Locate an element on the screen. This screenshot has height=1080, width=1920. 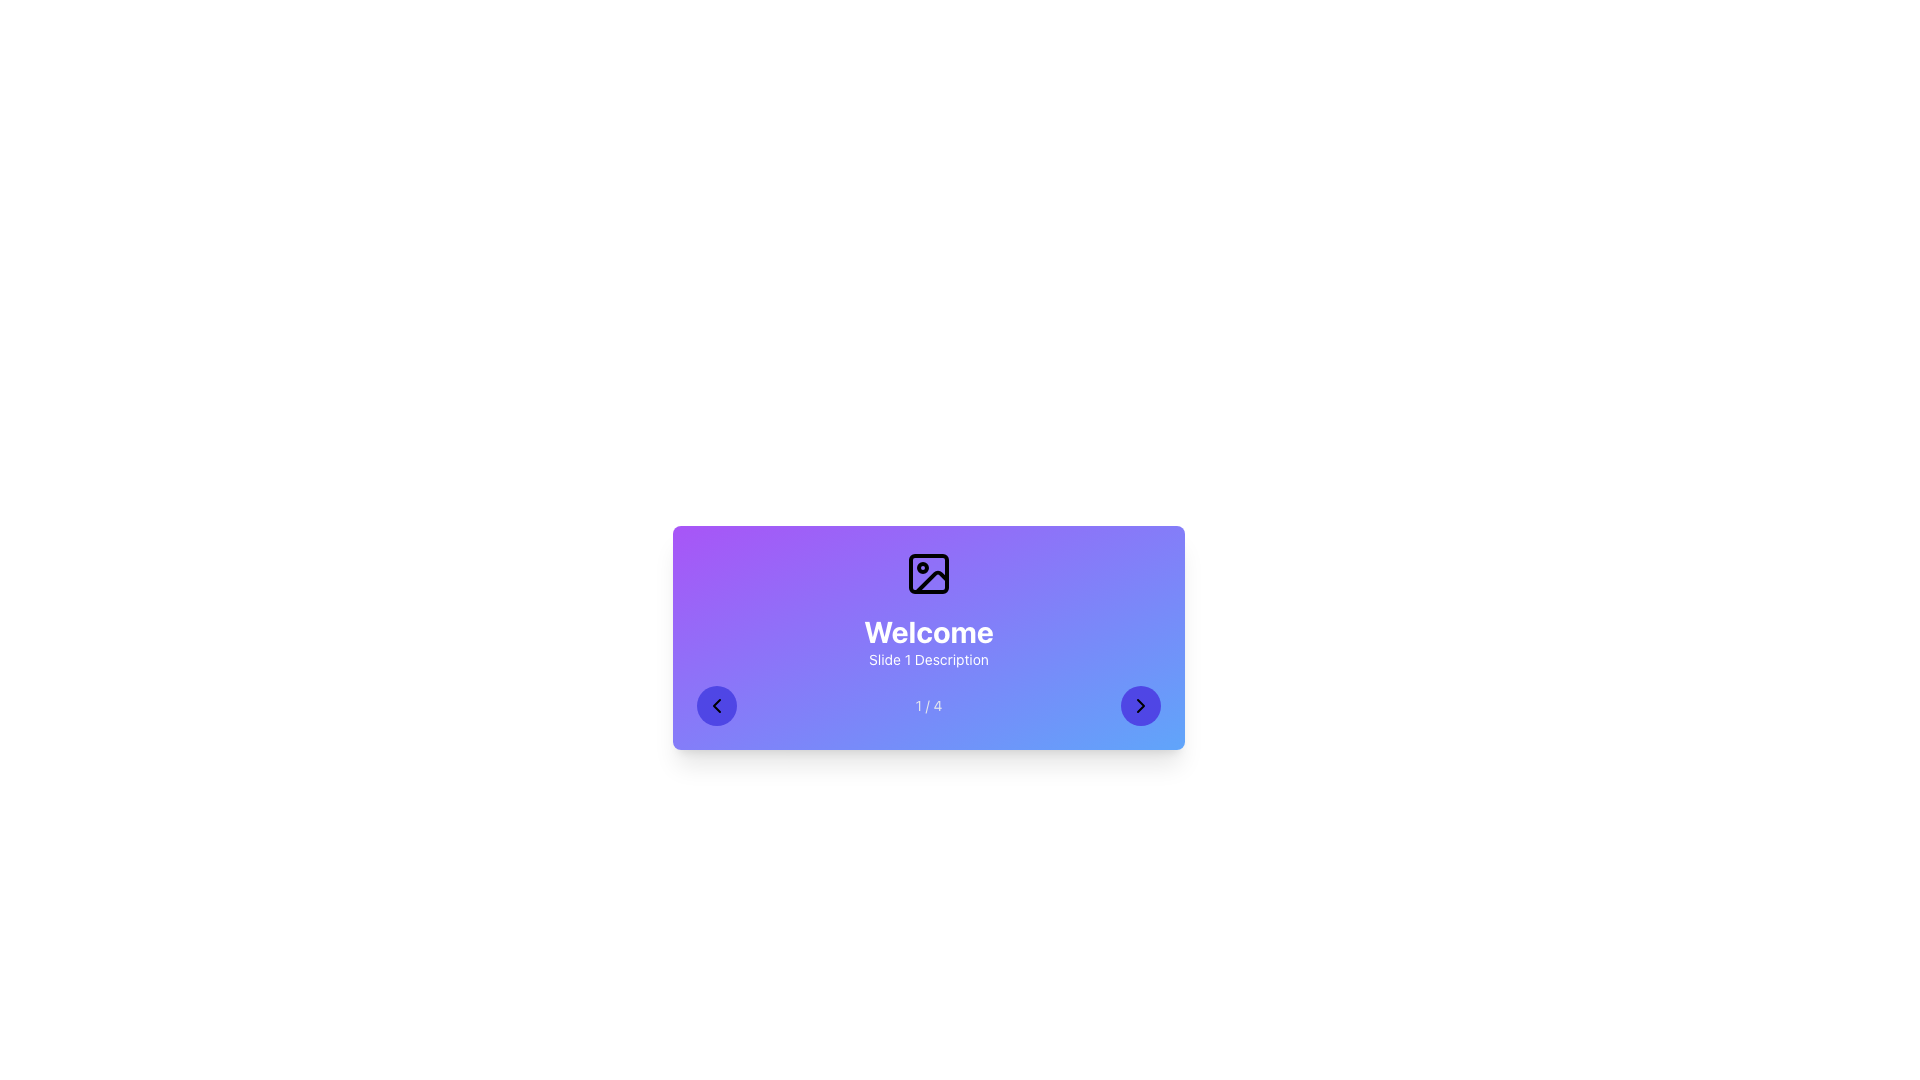
the circular purple button with a left-facing chevron icon is located at coordinates (716, 704).